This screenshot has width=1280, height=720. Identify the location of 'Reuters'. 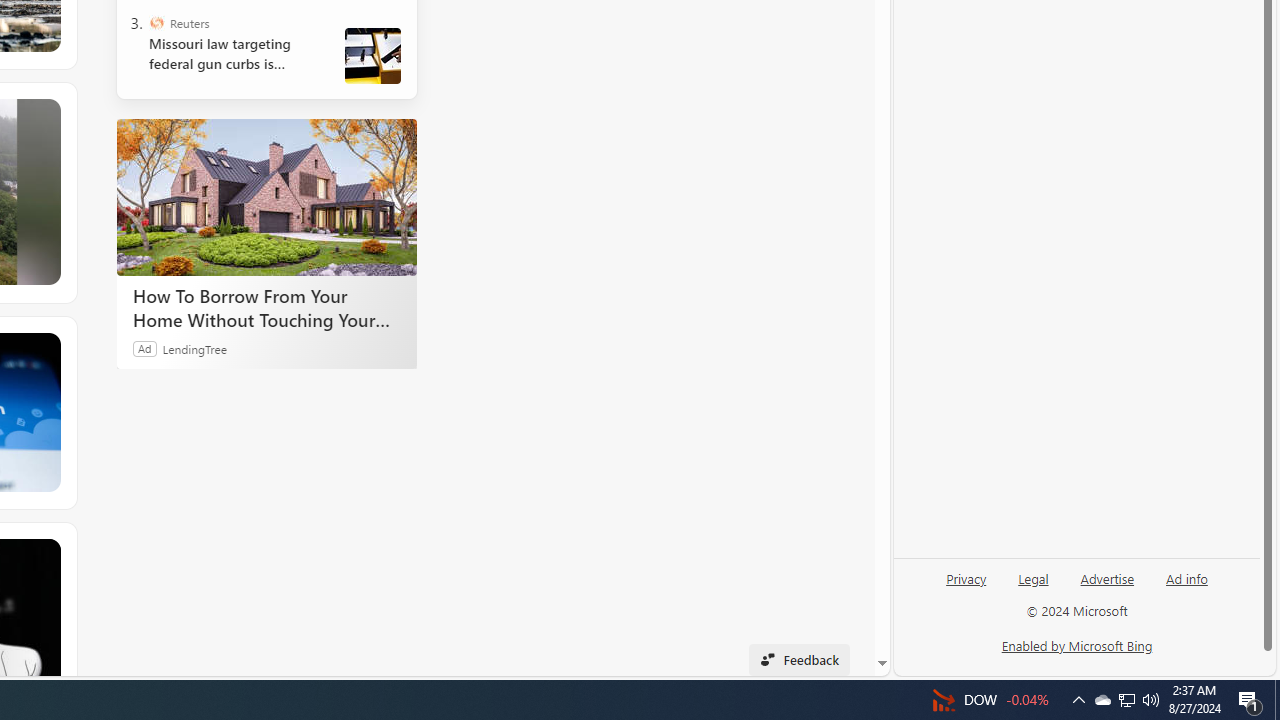
(155, 23).